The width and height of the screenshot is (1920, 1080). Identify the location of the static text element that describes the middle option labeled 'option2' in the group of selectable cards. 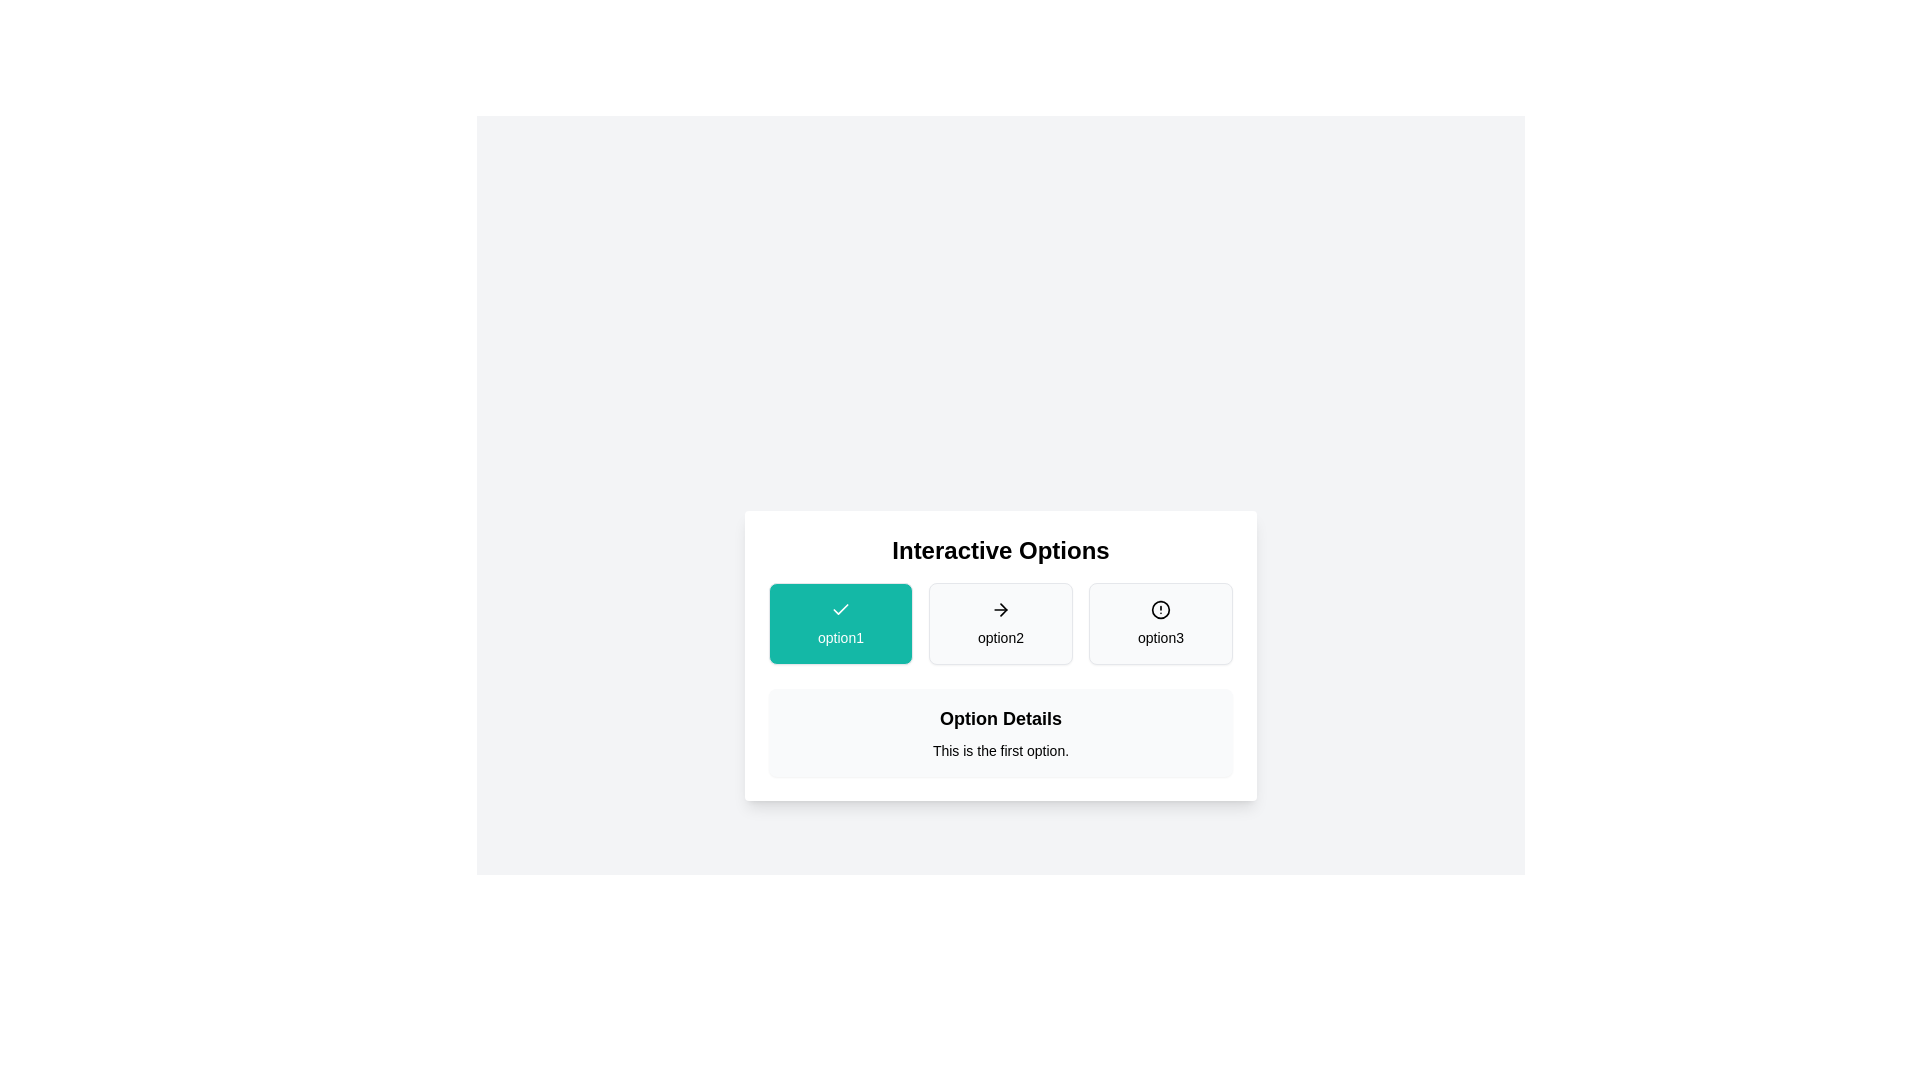
(1001, 637).